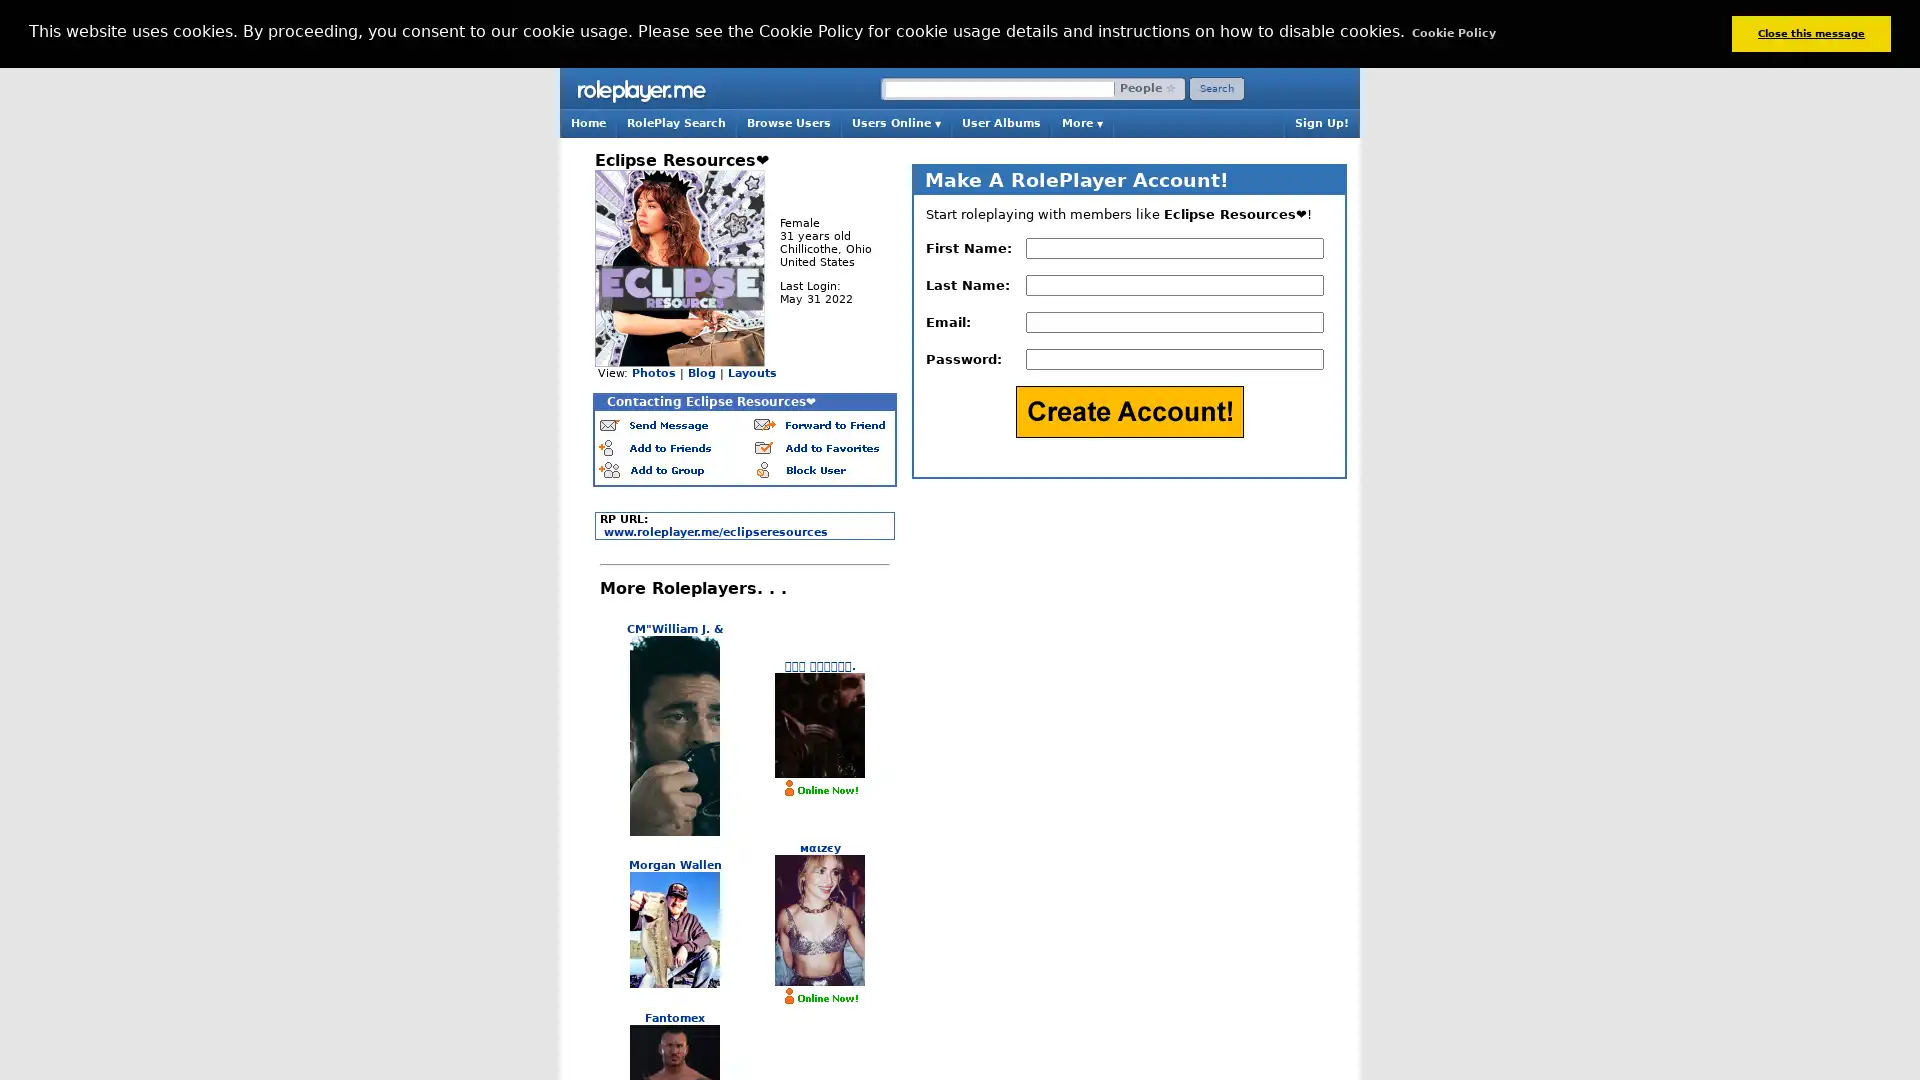  I want to click on Search, so click(1216, 87).